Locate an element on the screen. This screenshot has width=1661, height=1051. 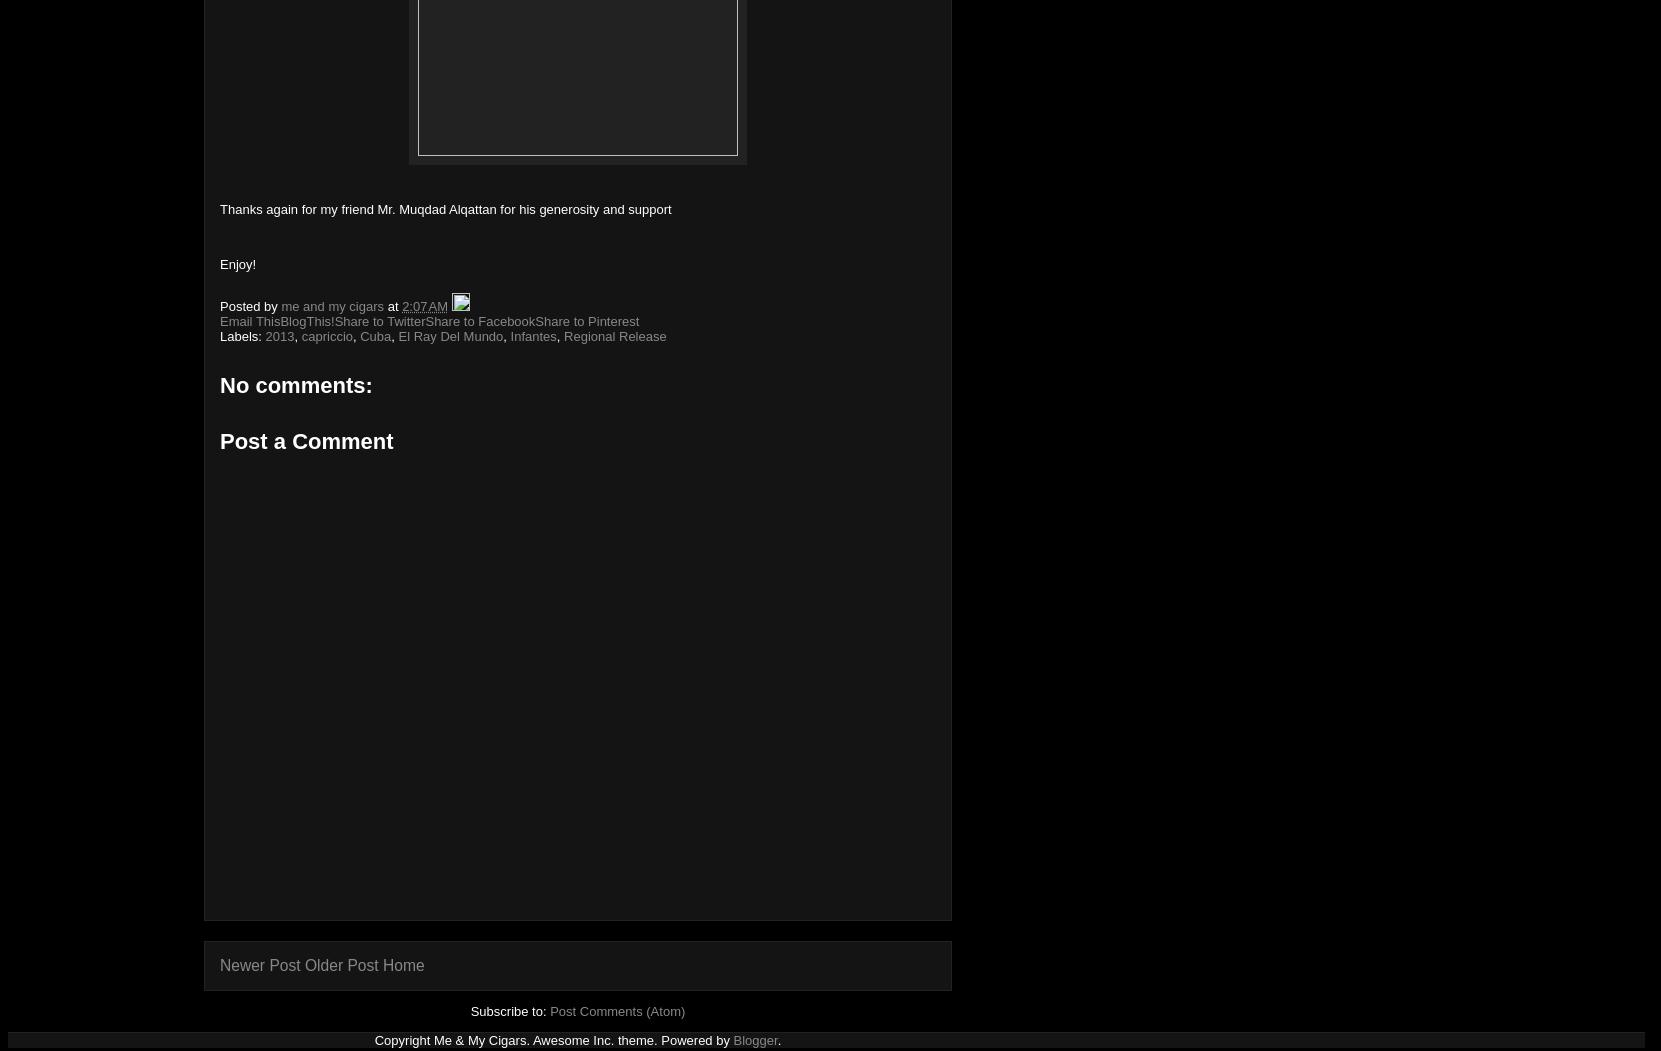
'Email This' is located at coordinates (248, 320).